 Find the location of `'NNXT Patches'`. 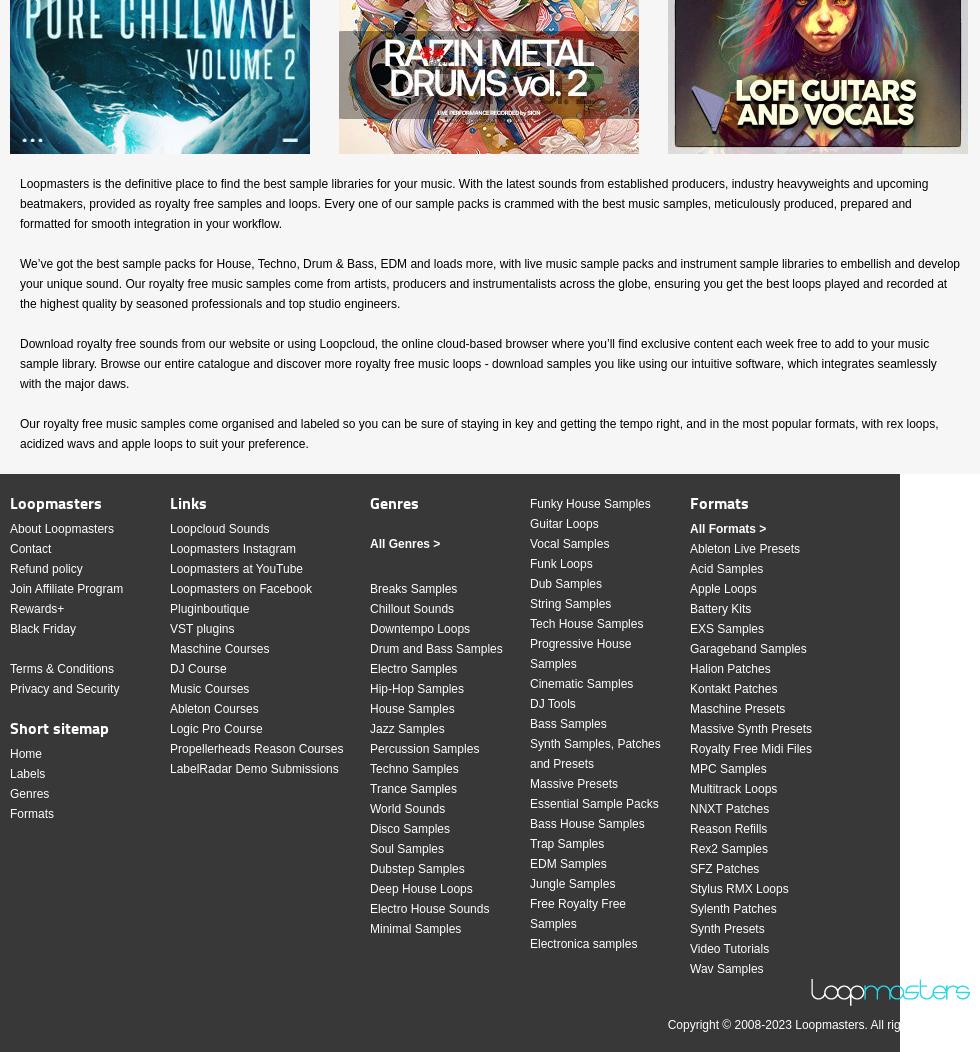

'NNXT Patches' is located at coordinates (729, 808).